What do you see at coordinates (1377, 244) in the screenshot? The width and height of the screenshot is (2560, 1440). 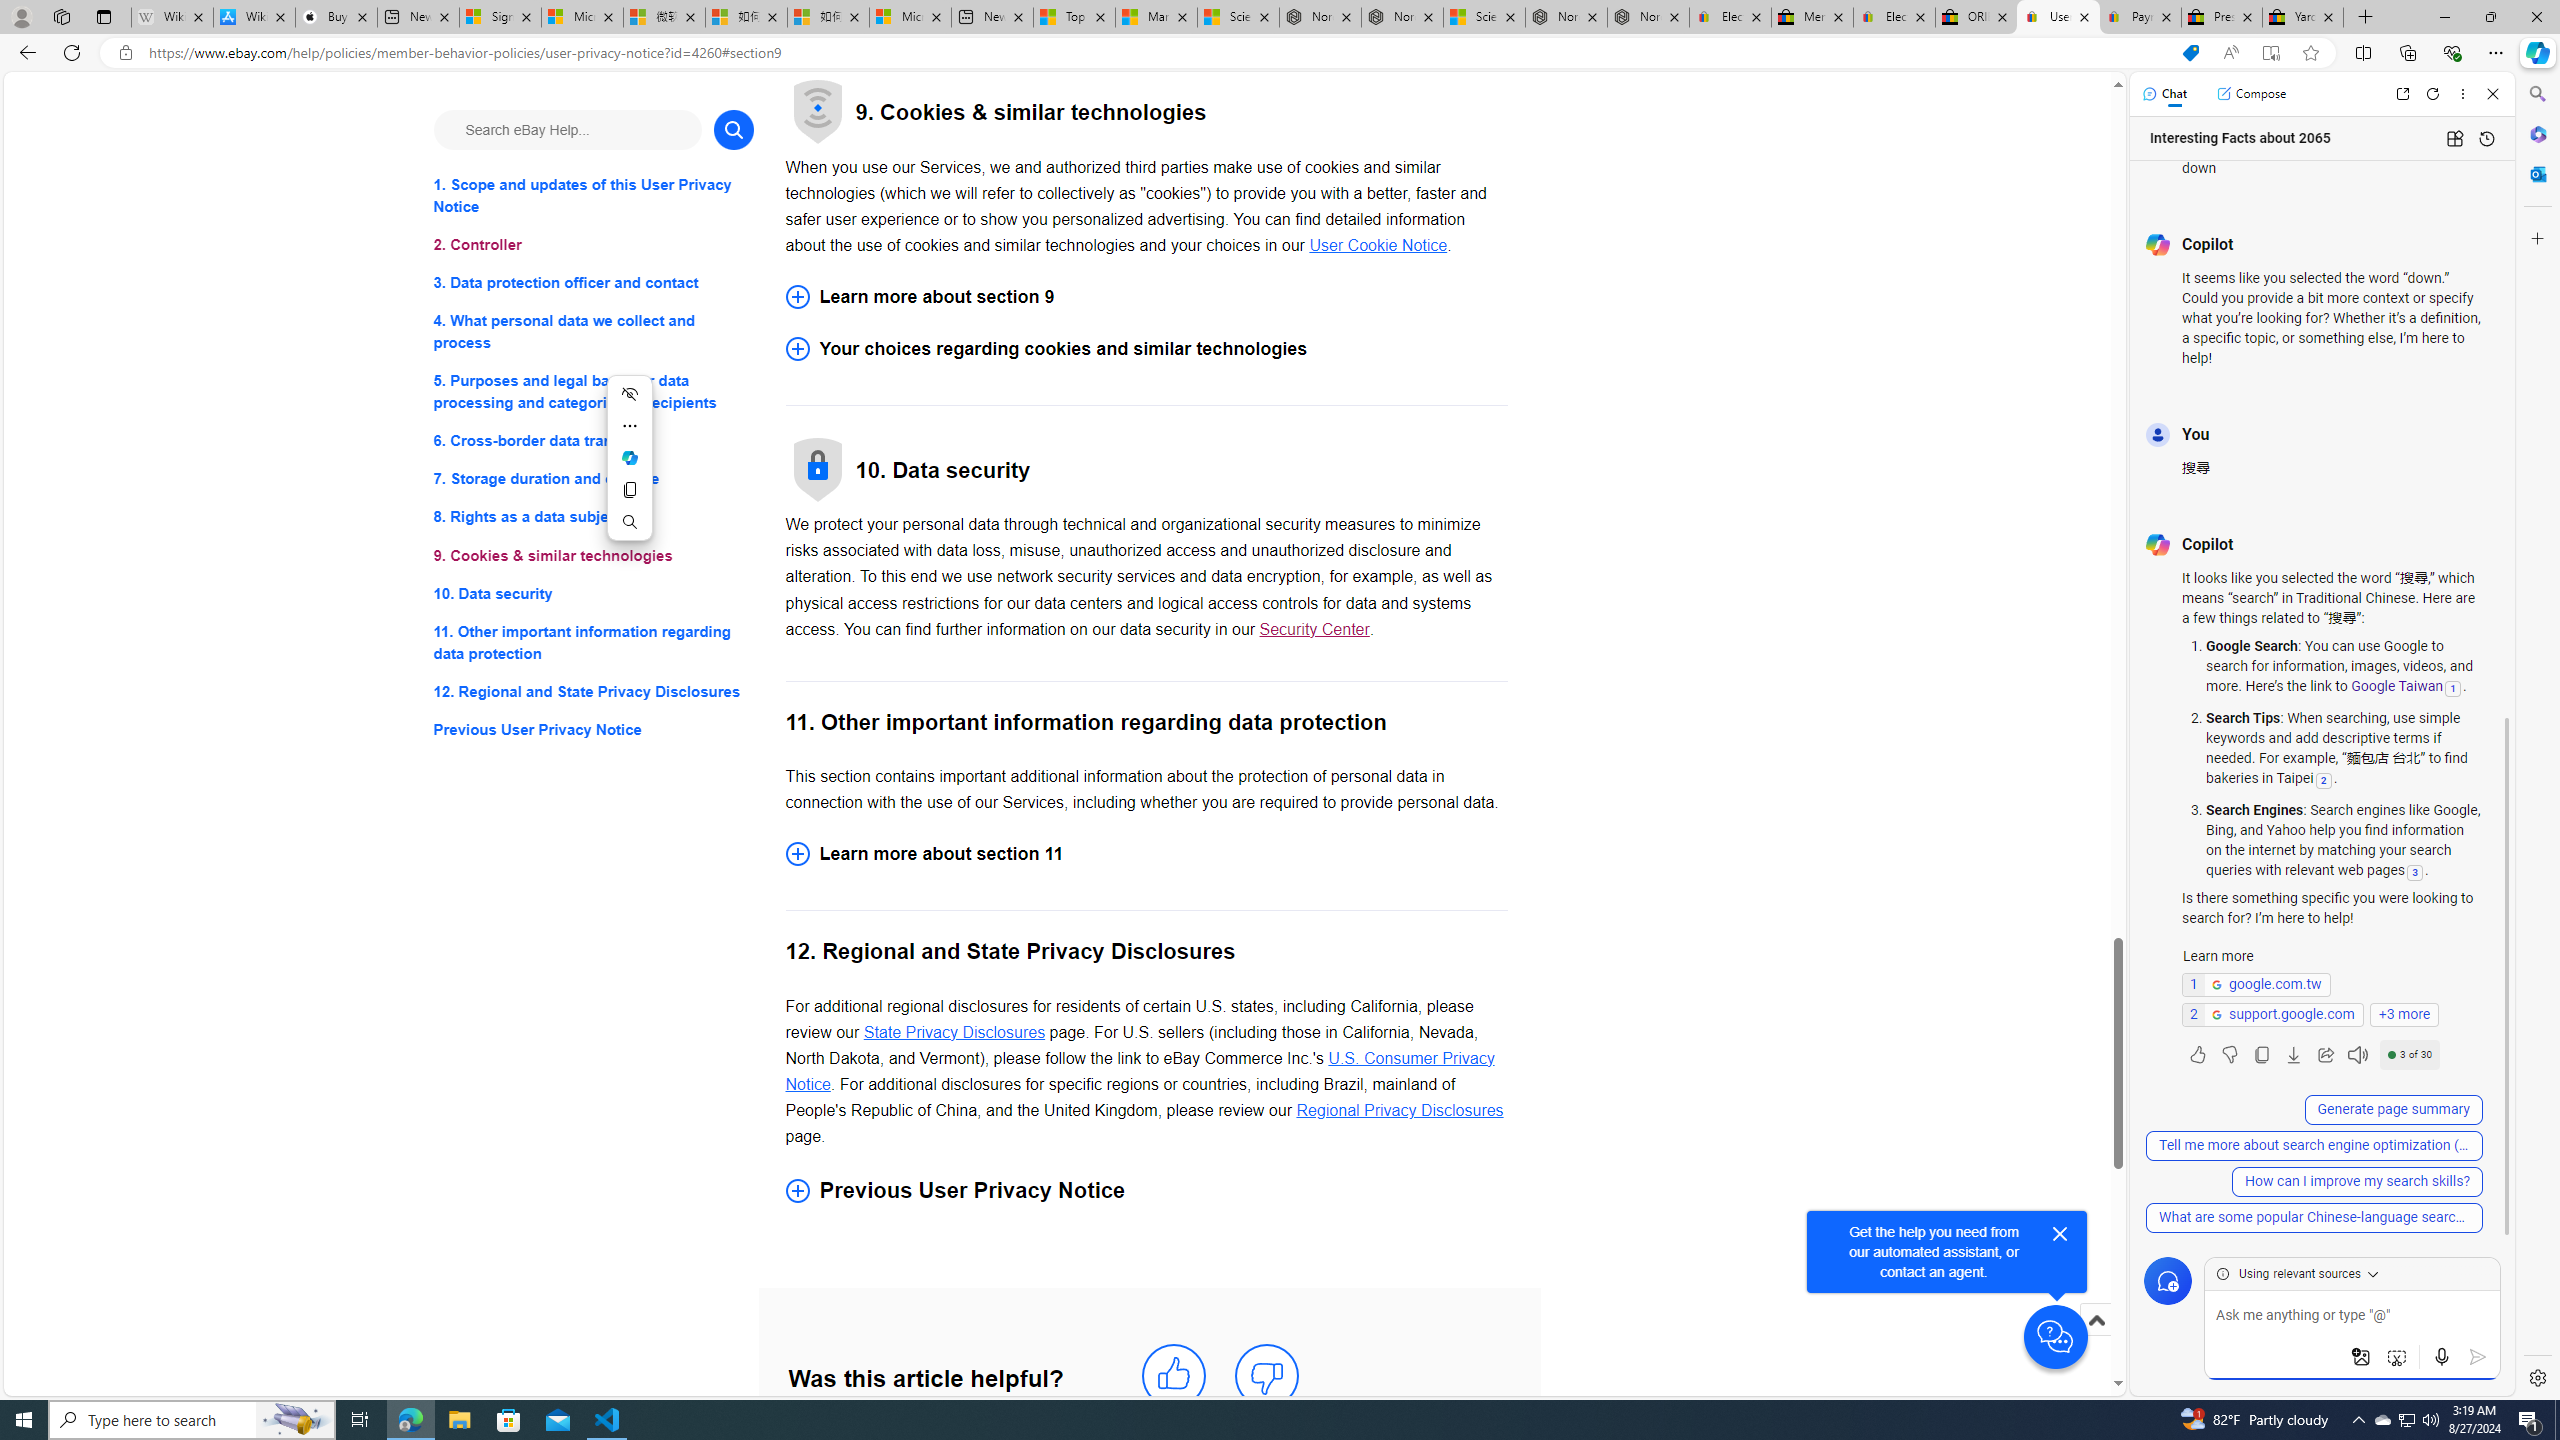 I see `'User Cookie Notice'` at bounding box center [1377, 244].